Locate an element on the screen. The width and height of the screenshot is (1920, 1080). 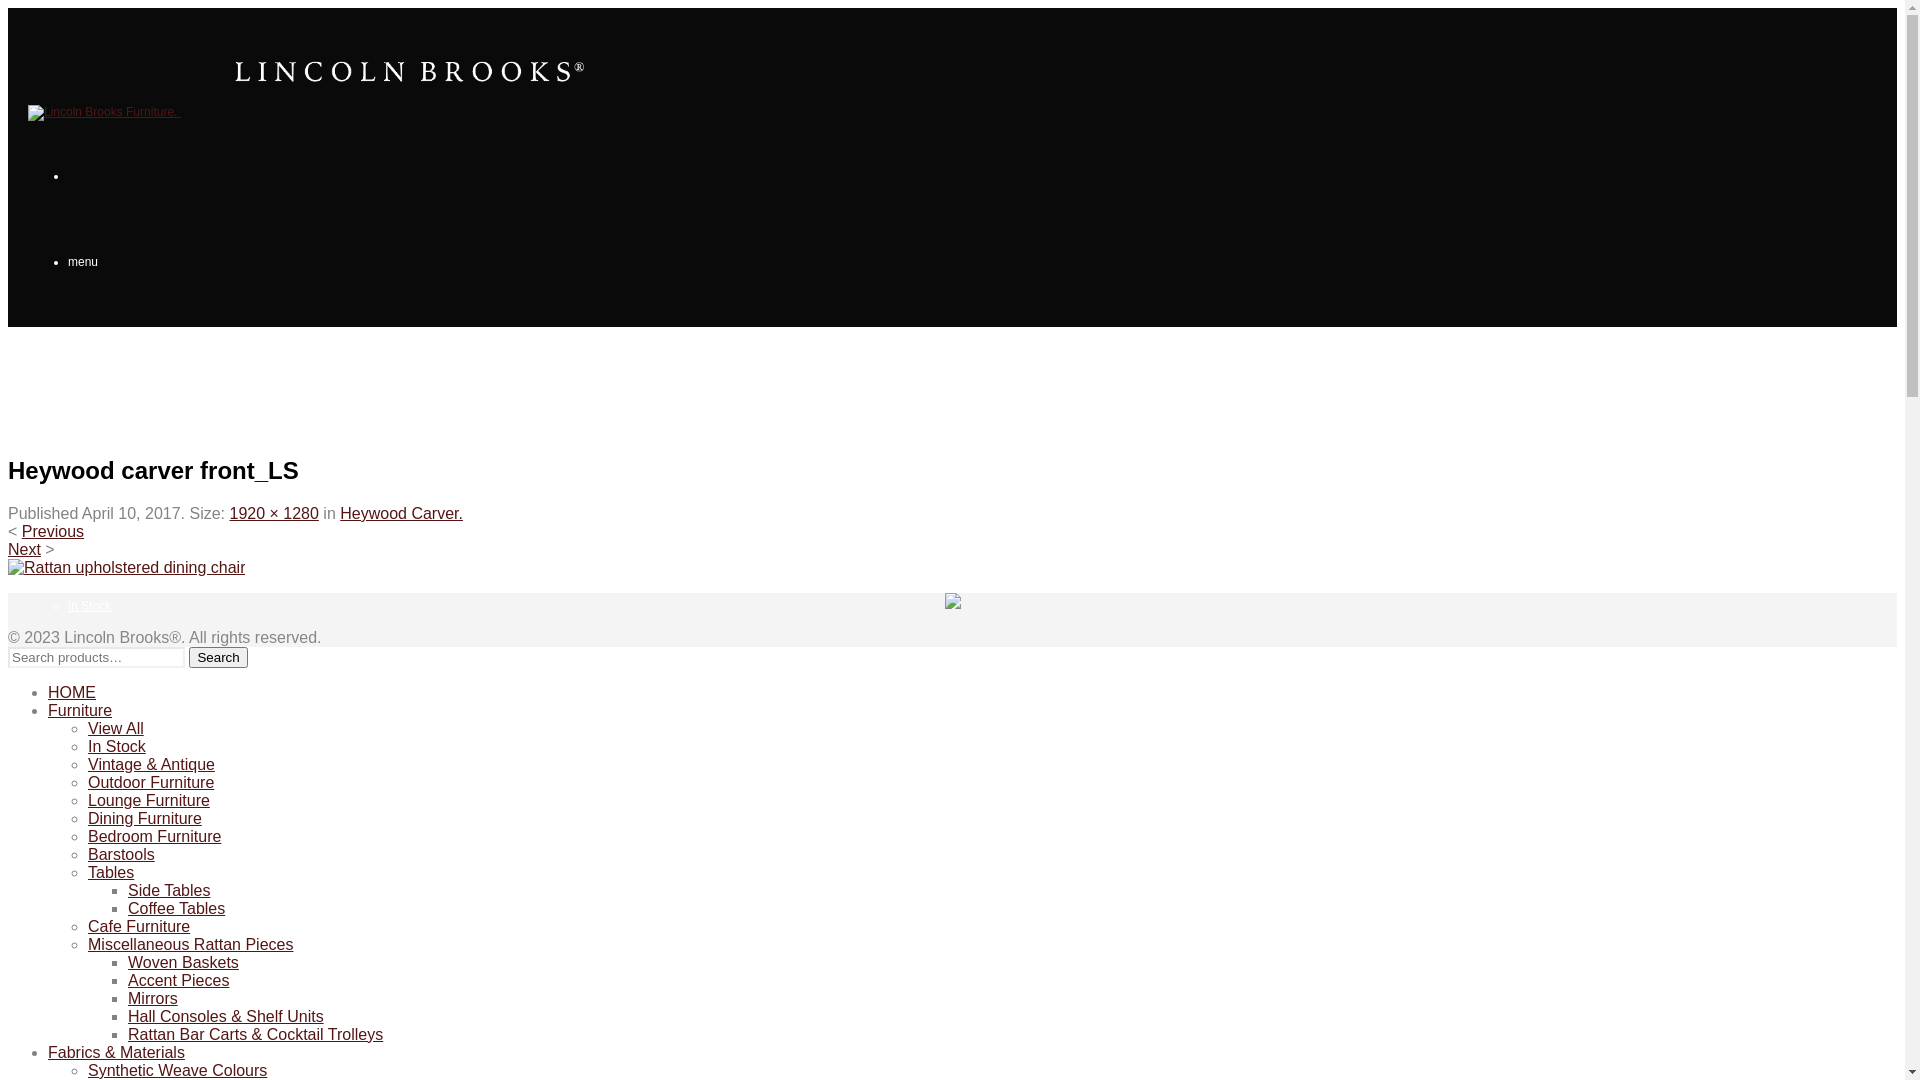
'HOME' is located at coordinates (72, 691).